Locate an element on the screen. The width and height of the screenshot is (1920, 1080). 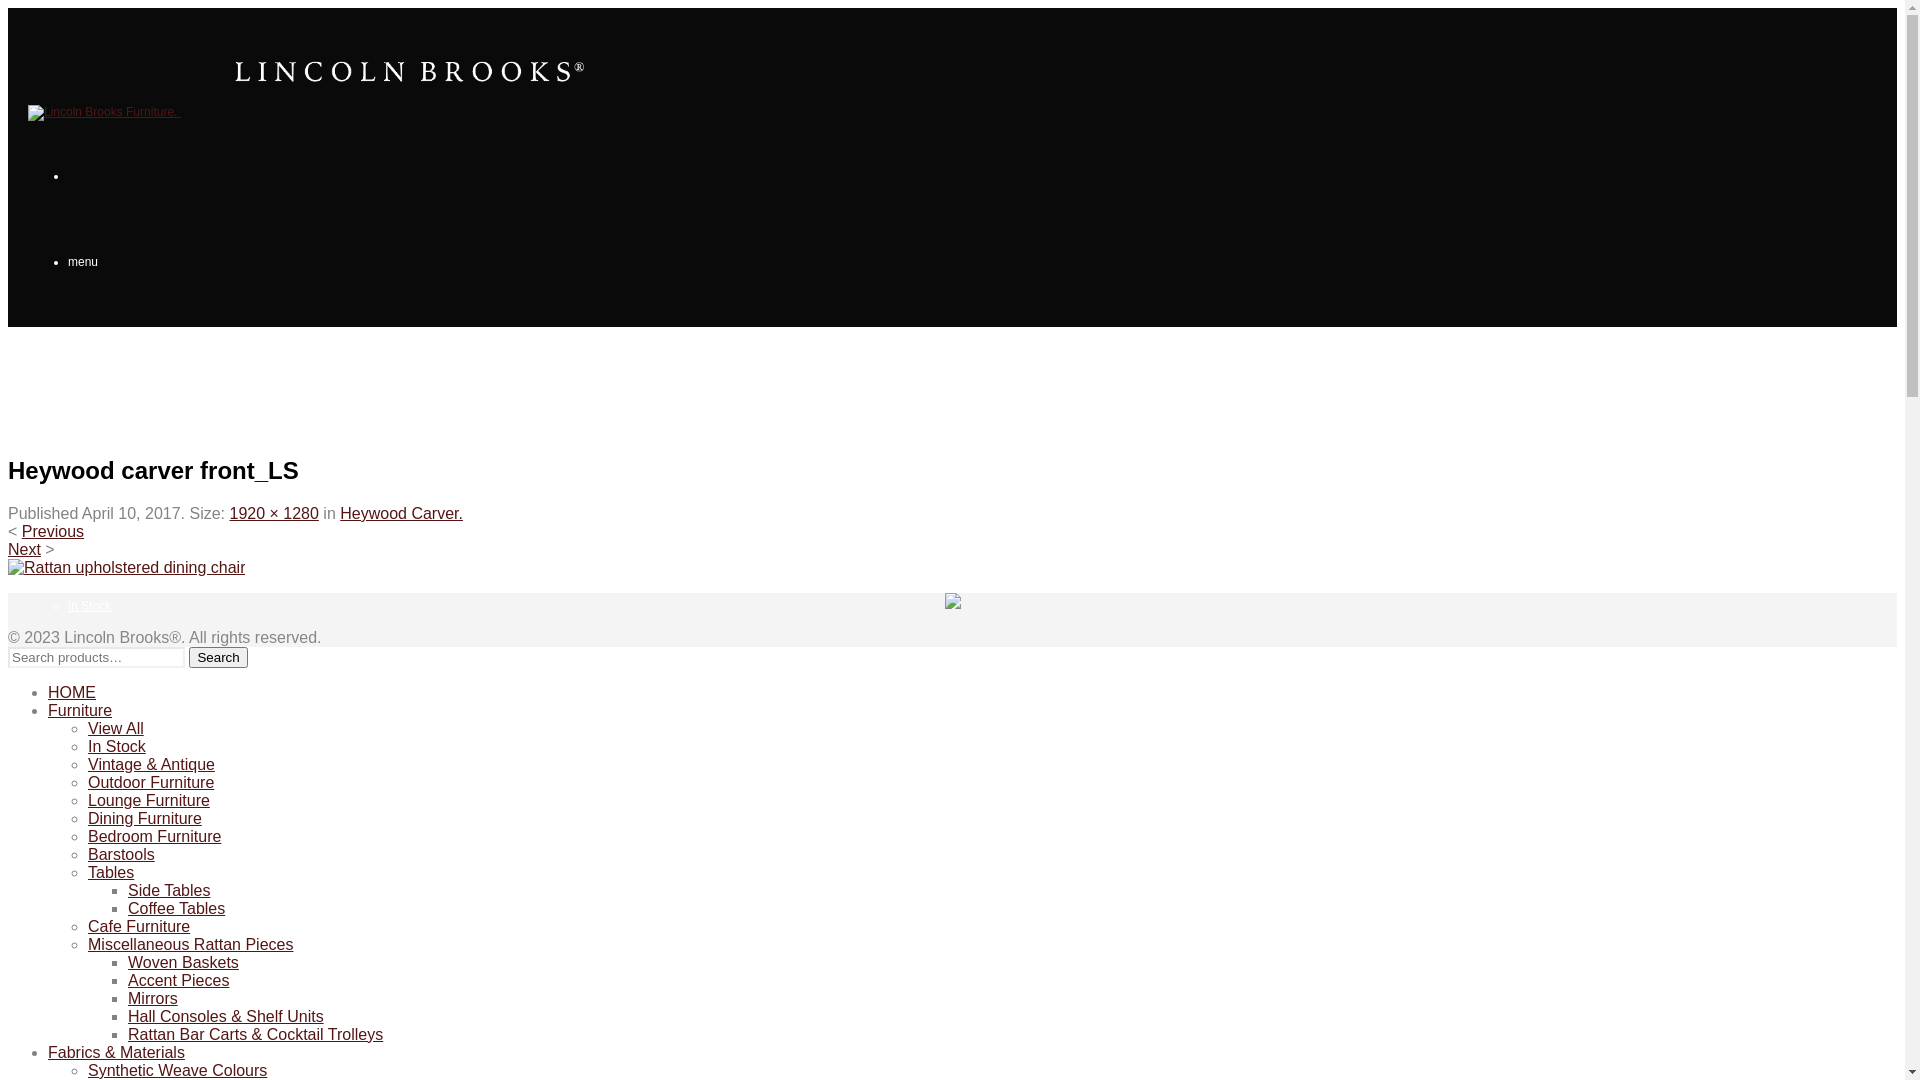
'HOME' is located at coordinates (72, 691).